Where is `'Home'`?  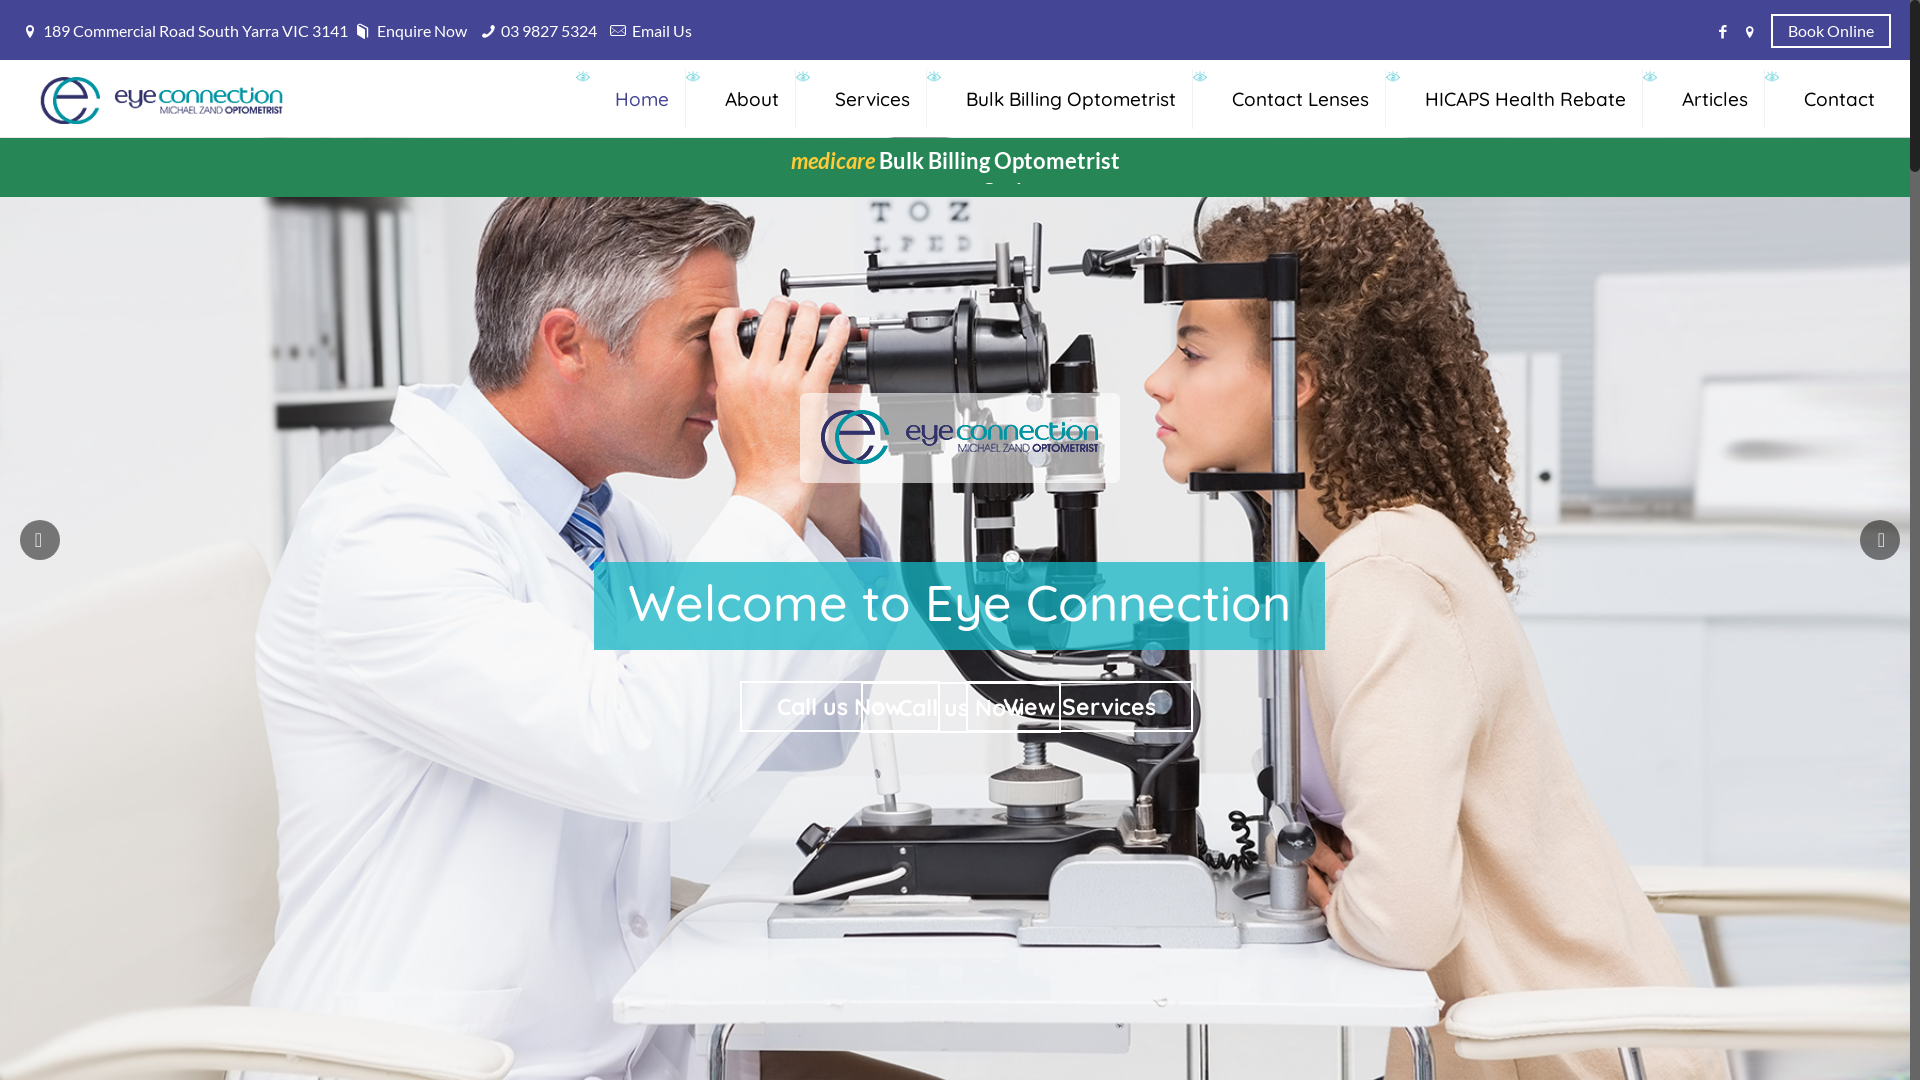
'Home' is located at coordinates (642, 98).